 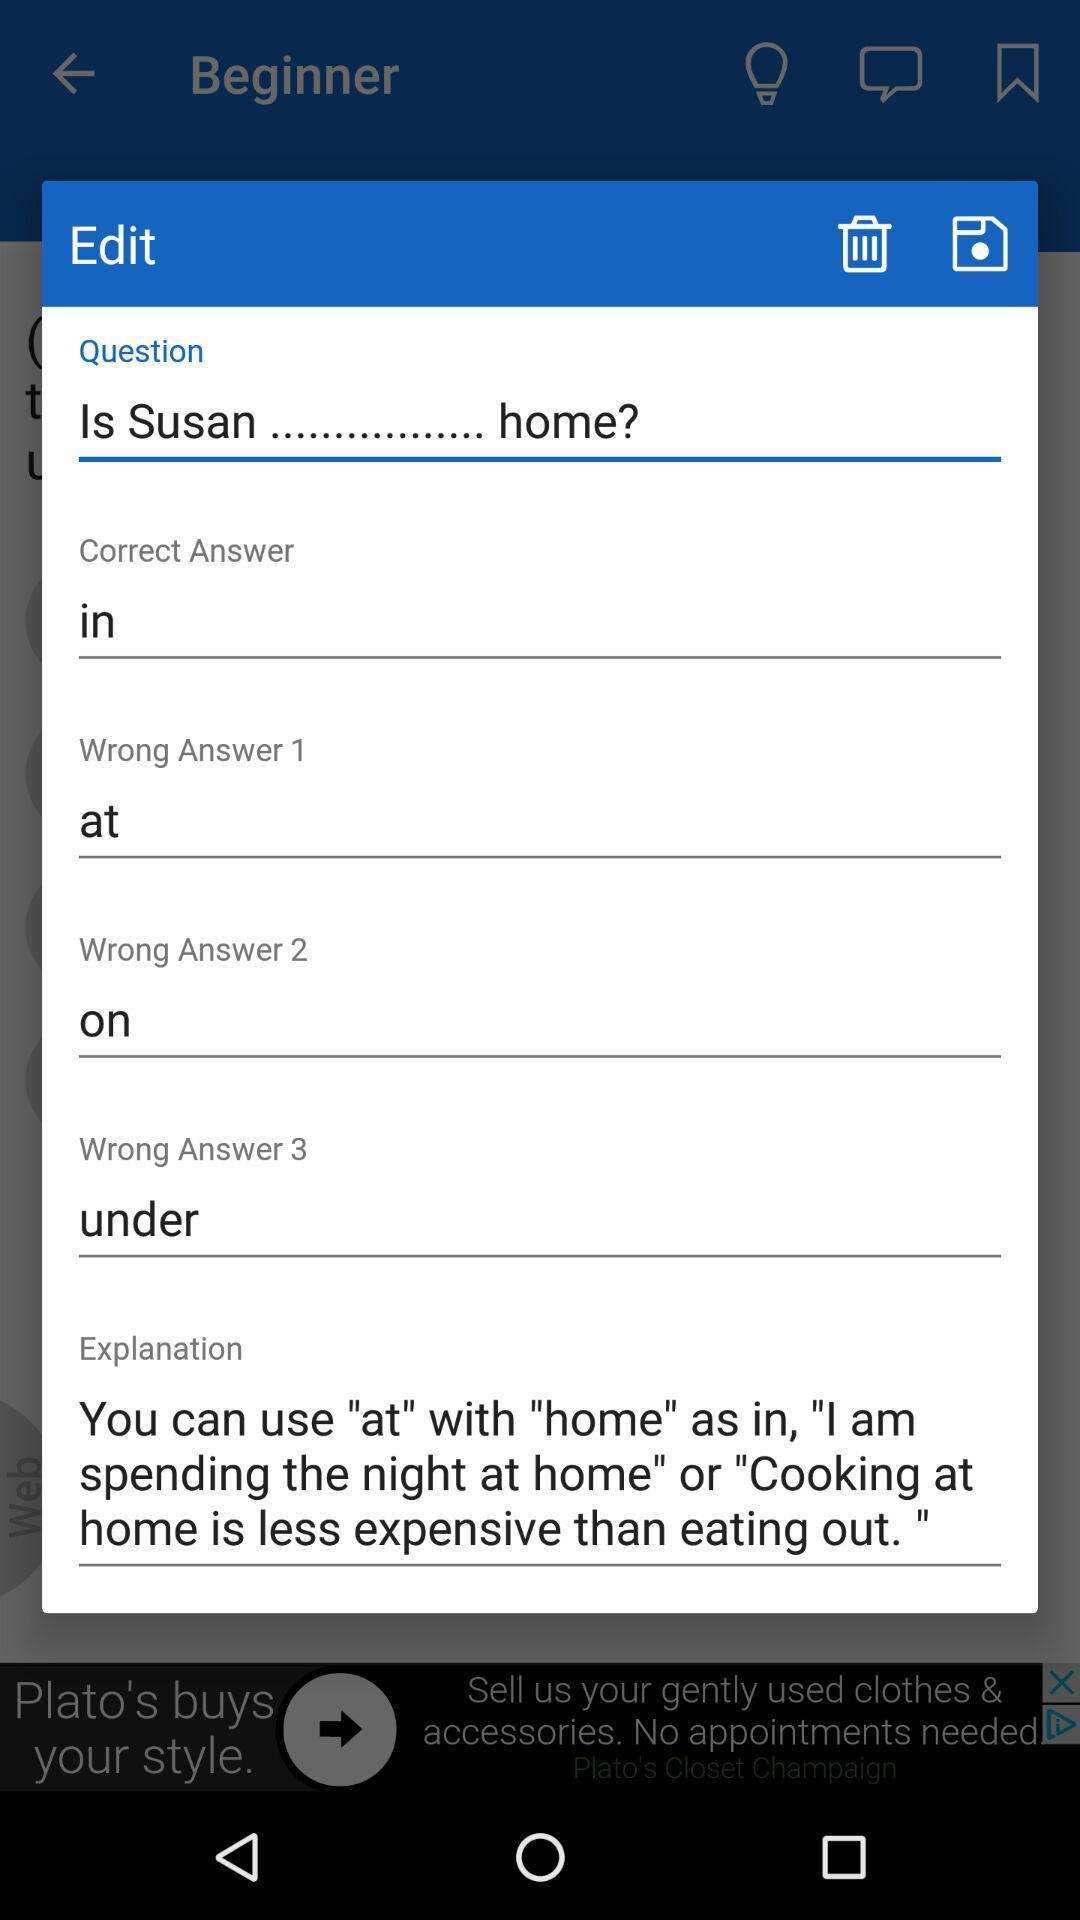 What do you see at coordinates (540, 419) in the screenshot?
I see `is susan ................. home?  item` at bounding box center [540, 419].